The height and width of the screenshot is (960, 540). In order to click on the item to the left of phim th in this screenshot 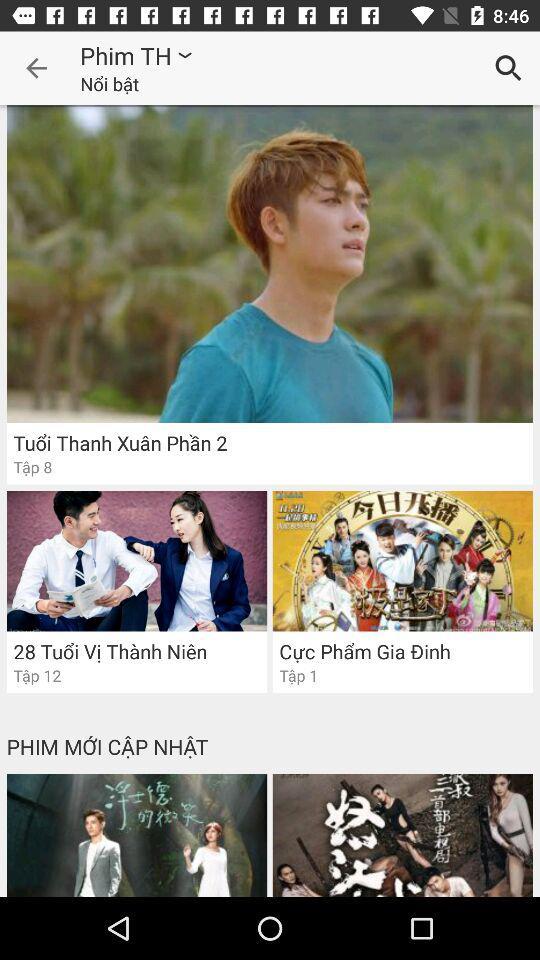, I will do `click(36, 68)`.